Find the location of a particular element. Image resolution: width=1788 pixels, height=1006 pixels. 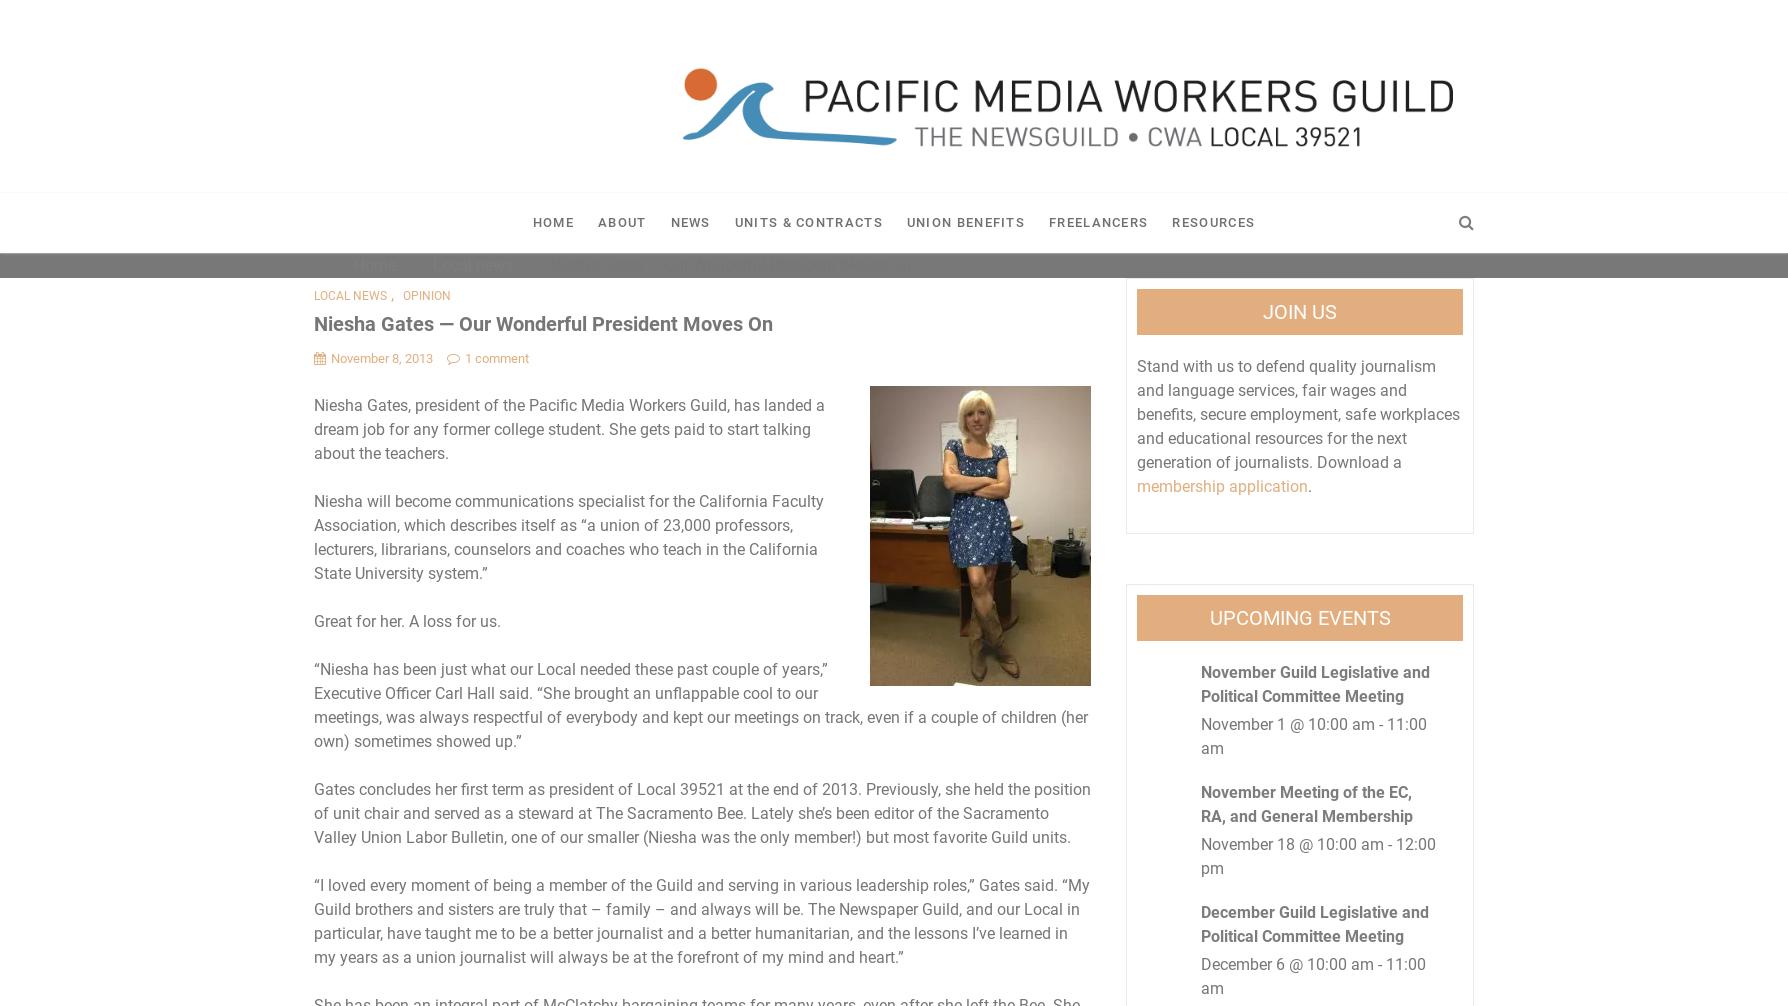

',' is located at coordinates (391, 292).